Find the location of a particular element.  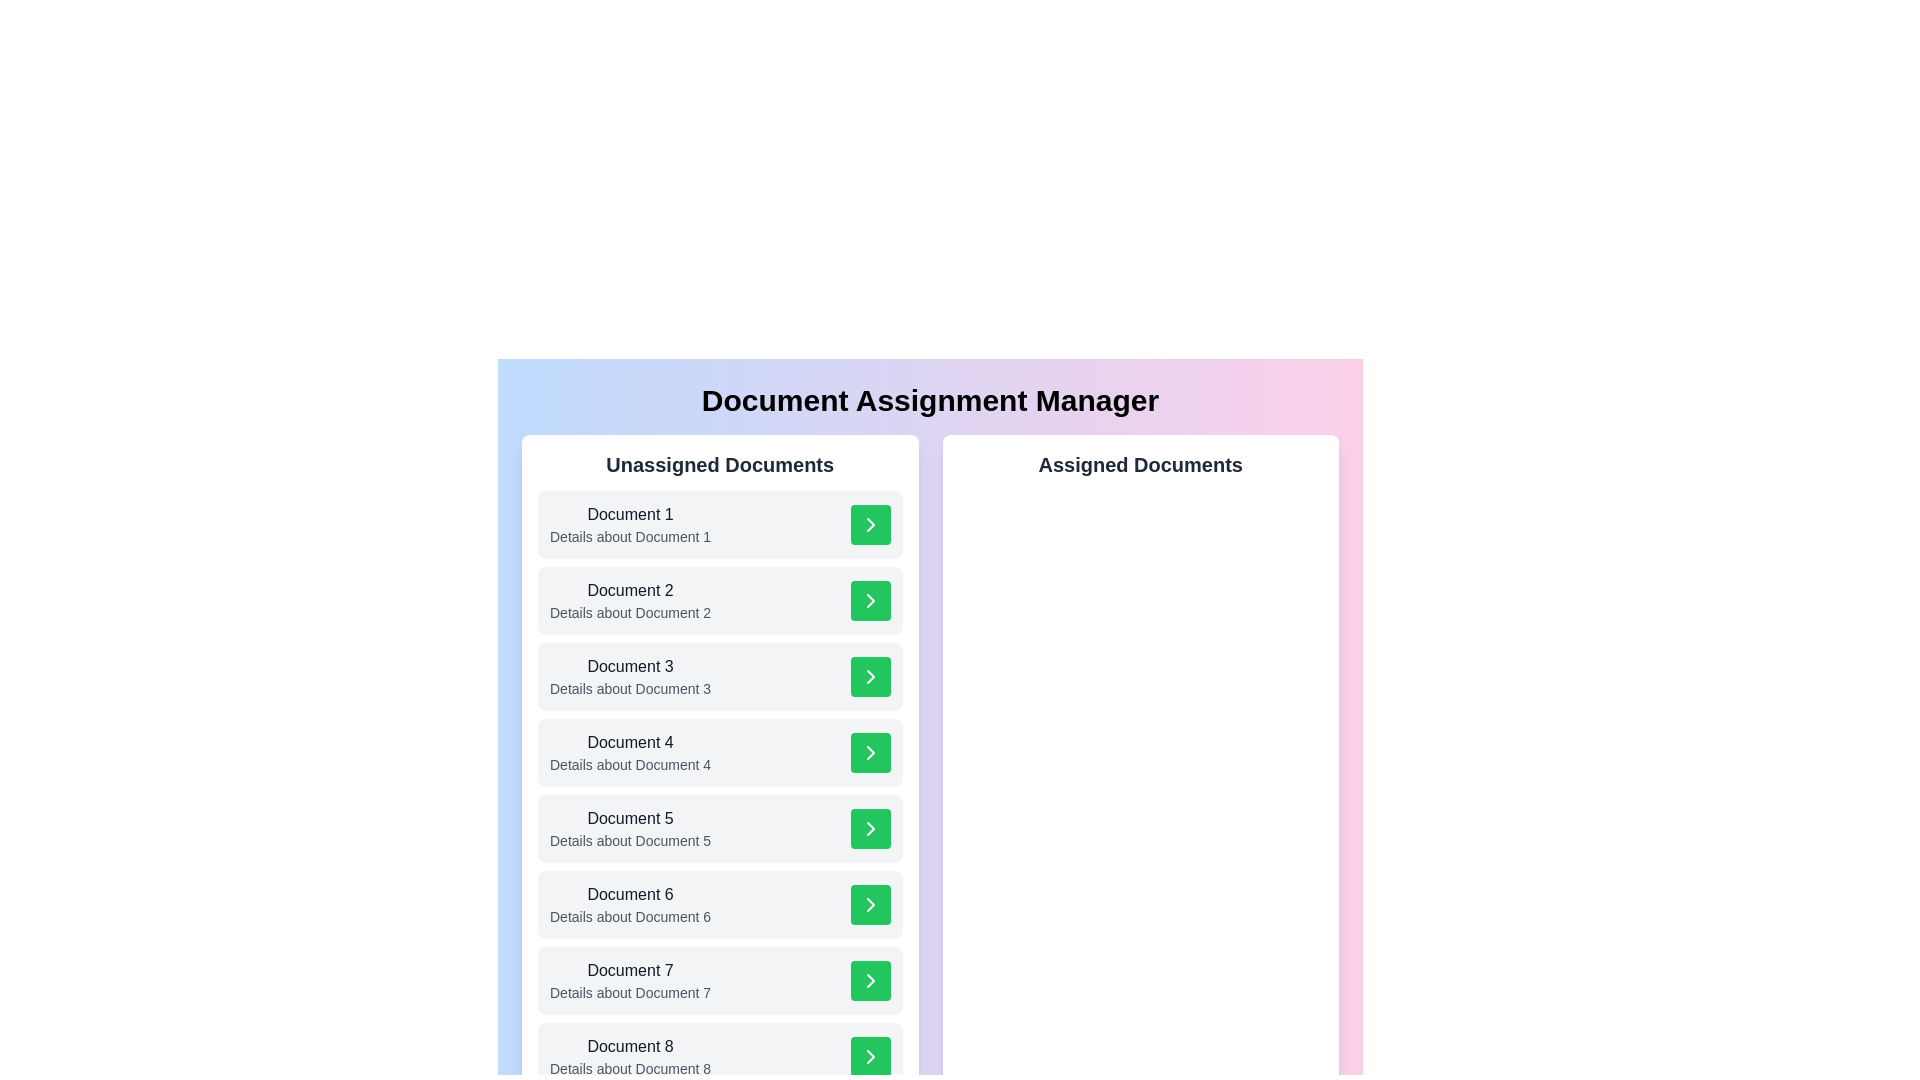

the text label displaying 'Document 5' styled in dark gray within the 'Unassigned Documents' column is located at coordinates (629, 818).